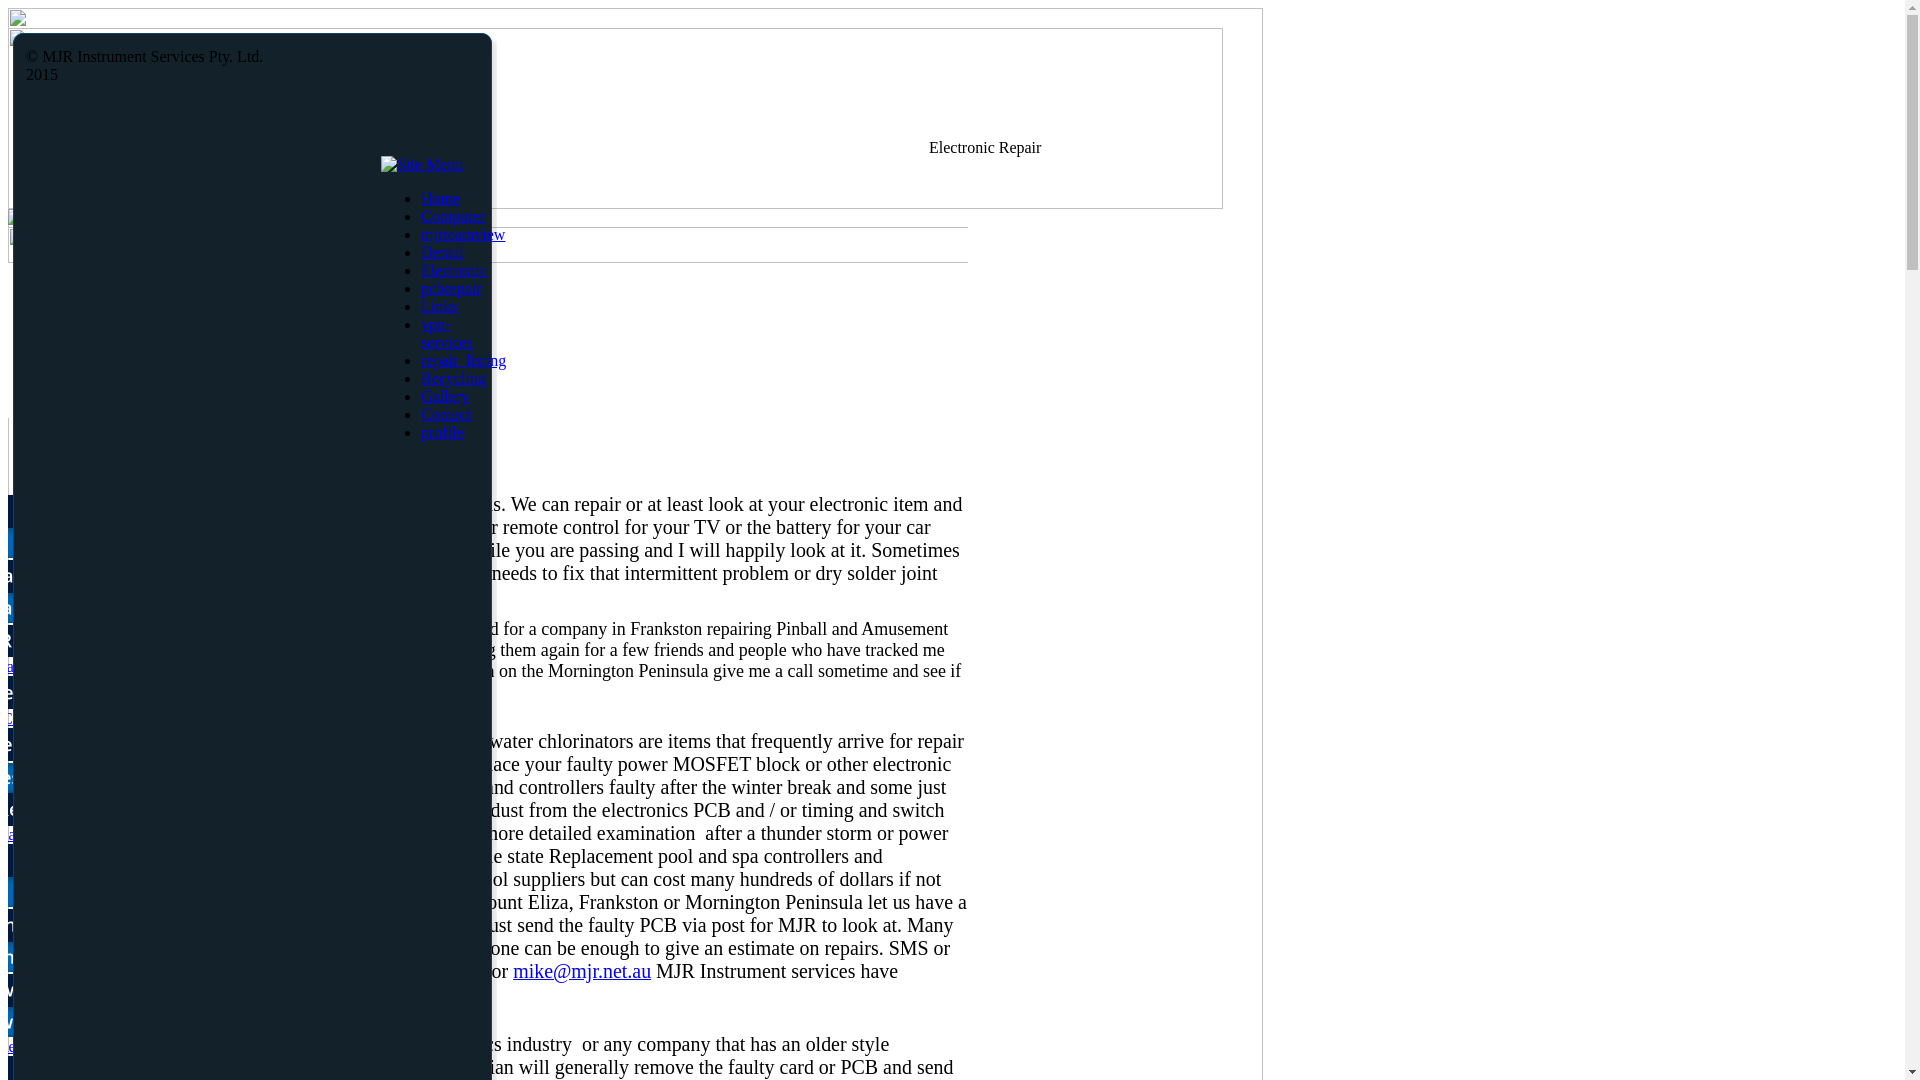  Describe the element at coordinates (461, 233) in the screenshot. I see `'mjrteamview'` at that location.